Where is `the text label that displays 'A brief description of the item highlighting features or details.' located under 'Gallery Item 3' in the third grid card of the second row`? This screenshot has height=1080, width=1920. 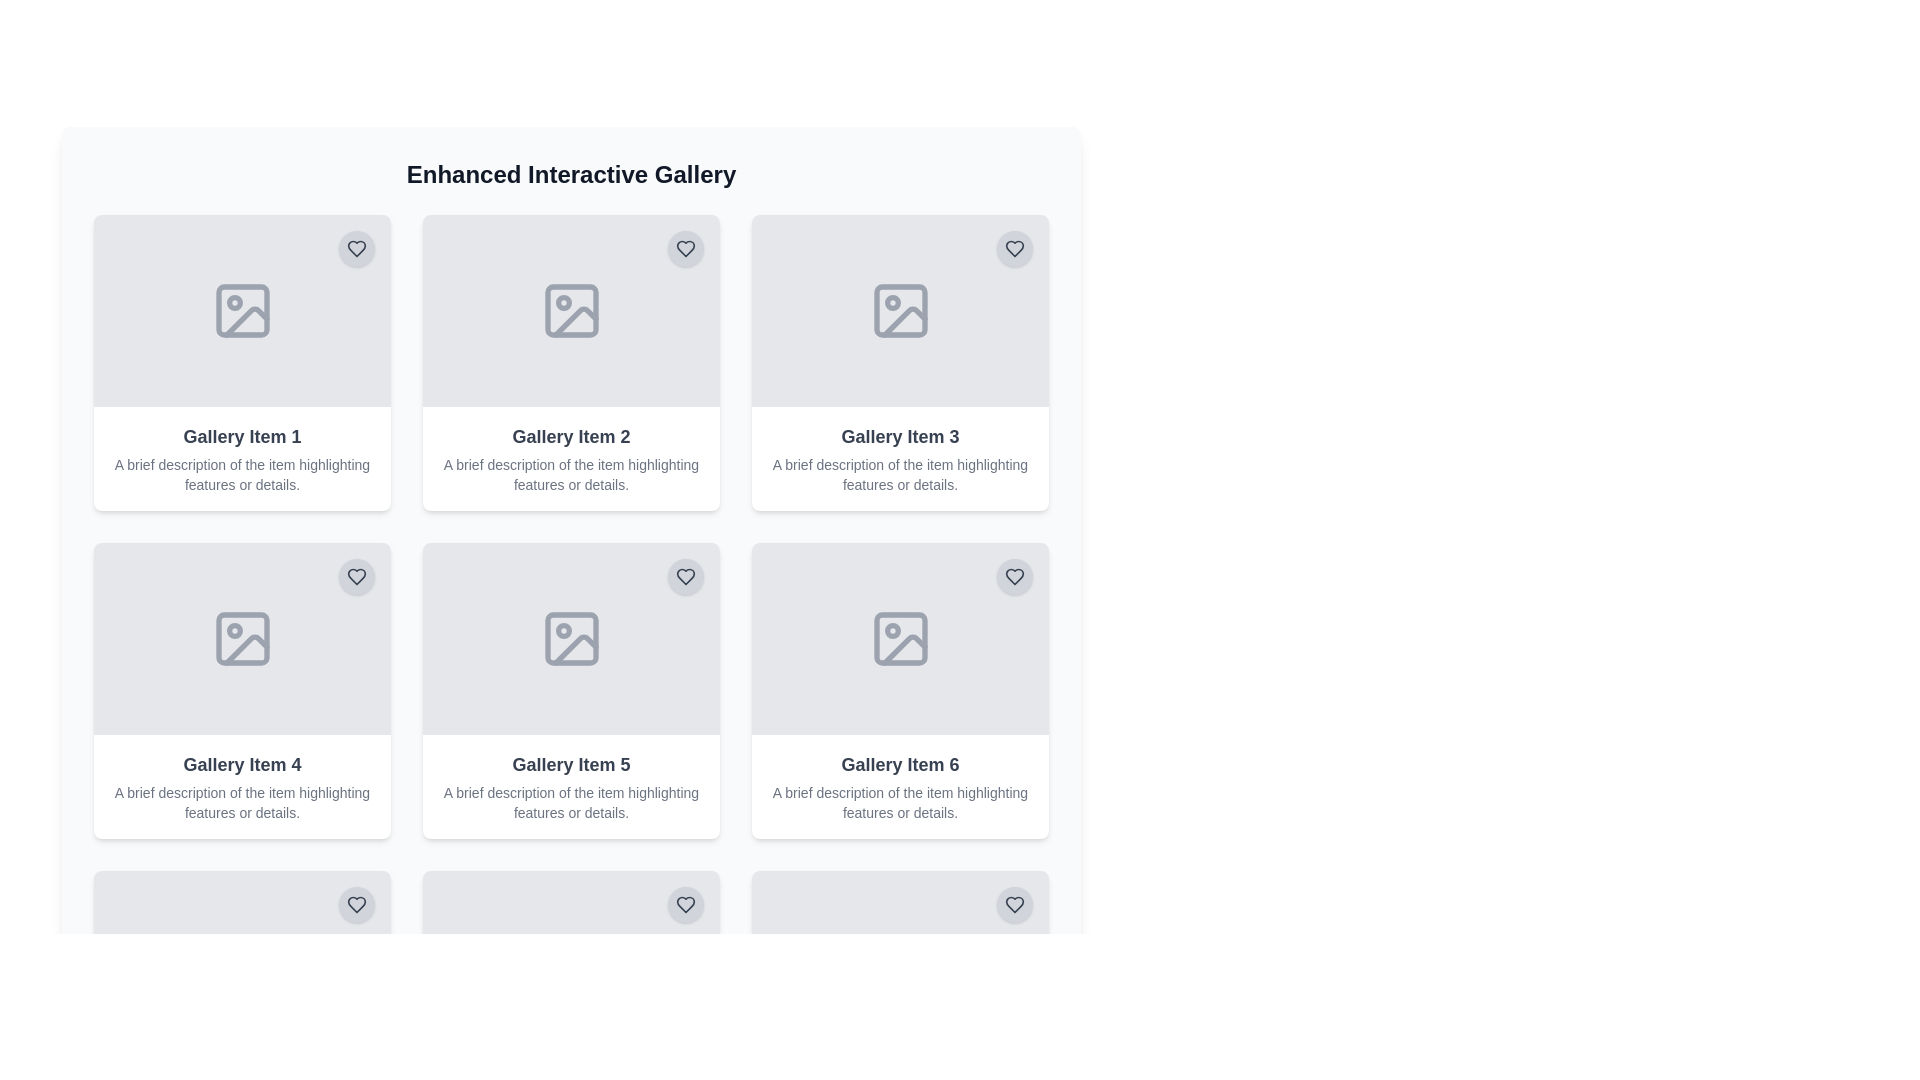
the text label that displays 'A brief description of the item highlighting features or details.' located under 'Gallery Item 3' in the third grid card of the second row is located at coordinates (899, 474).